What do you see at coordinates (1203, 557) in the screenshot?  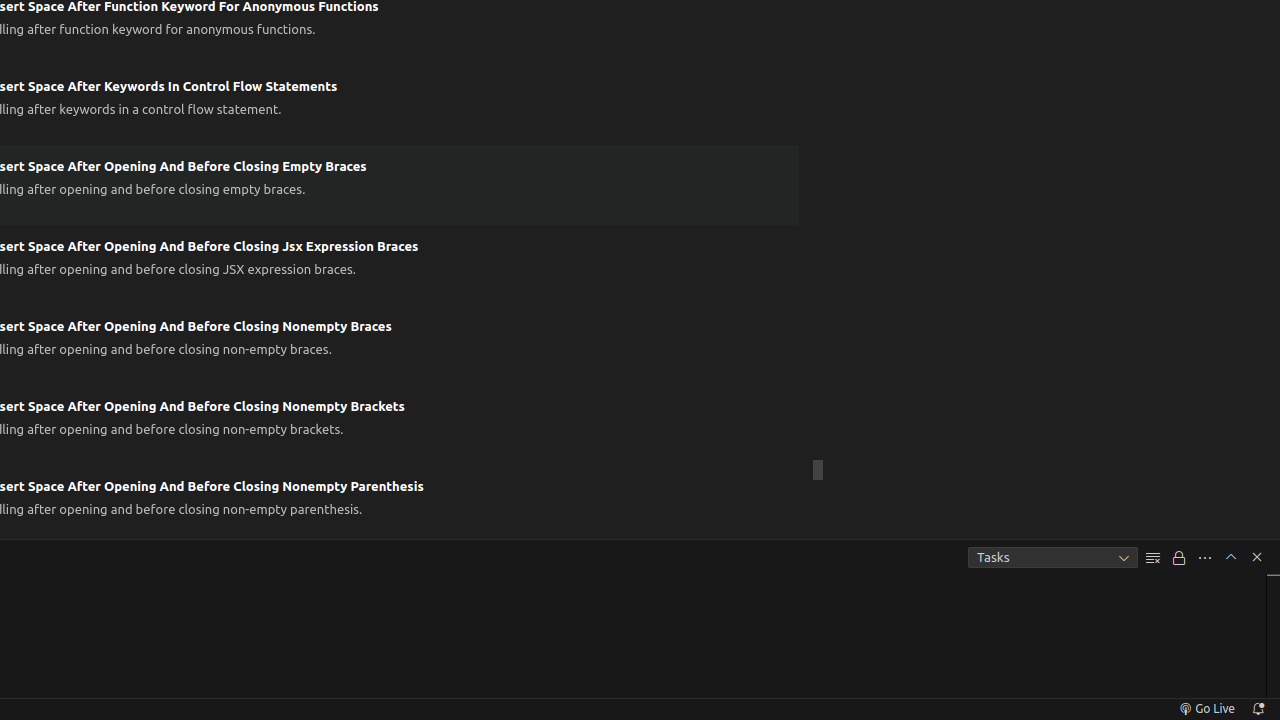 I see `'Views and More Actions...'` at bounding box center [1203, 557].